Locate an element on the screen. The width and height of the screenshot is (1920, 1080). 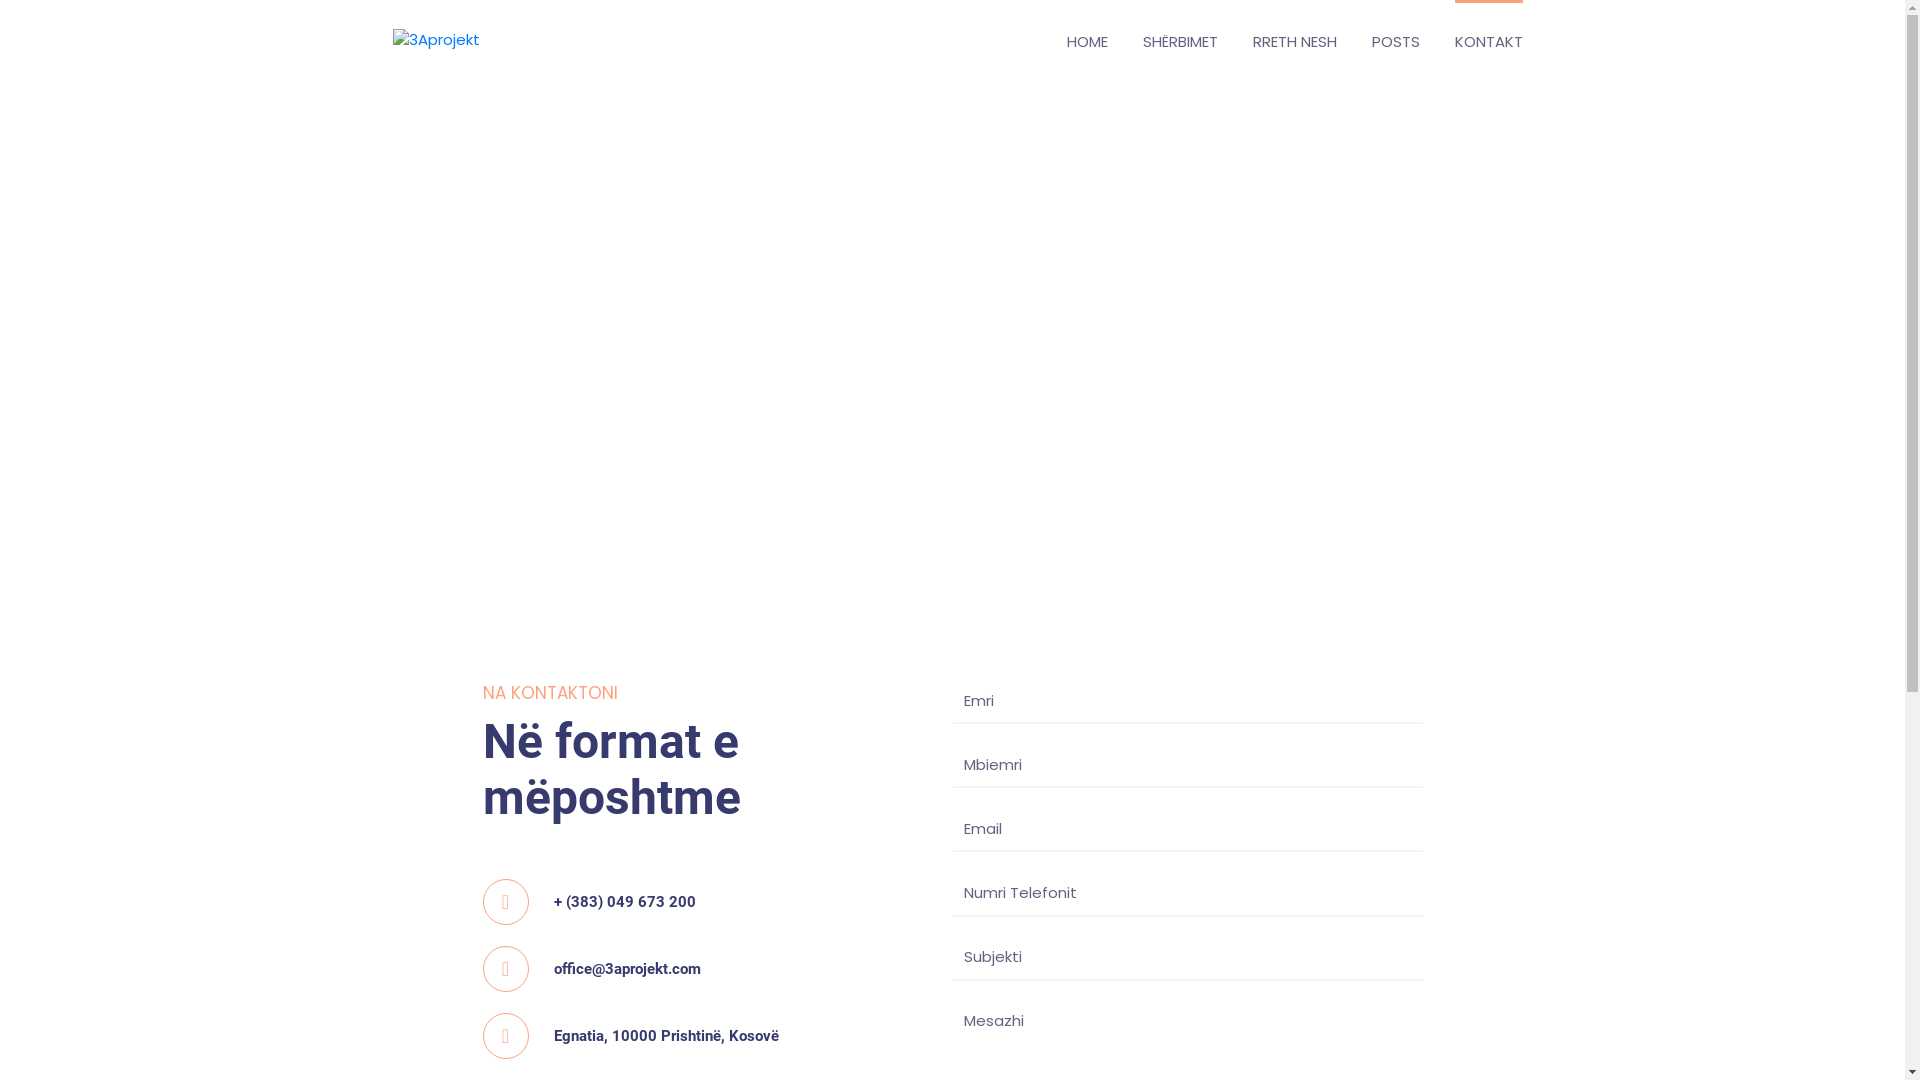
'KONTAKT' is located at coordinates (1488, 39).